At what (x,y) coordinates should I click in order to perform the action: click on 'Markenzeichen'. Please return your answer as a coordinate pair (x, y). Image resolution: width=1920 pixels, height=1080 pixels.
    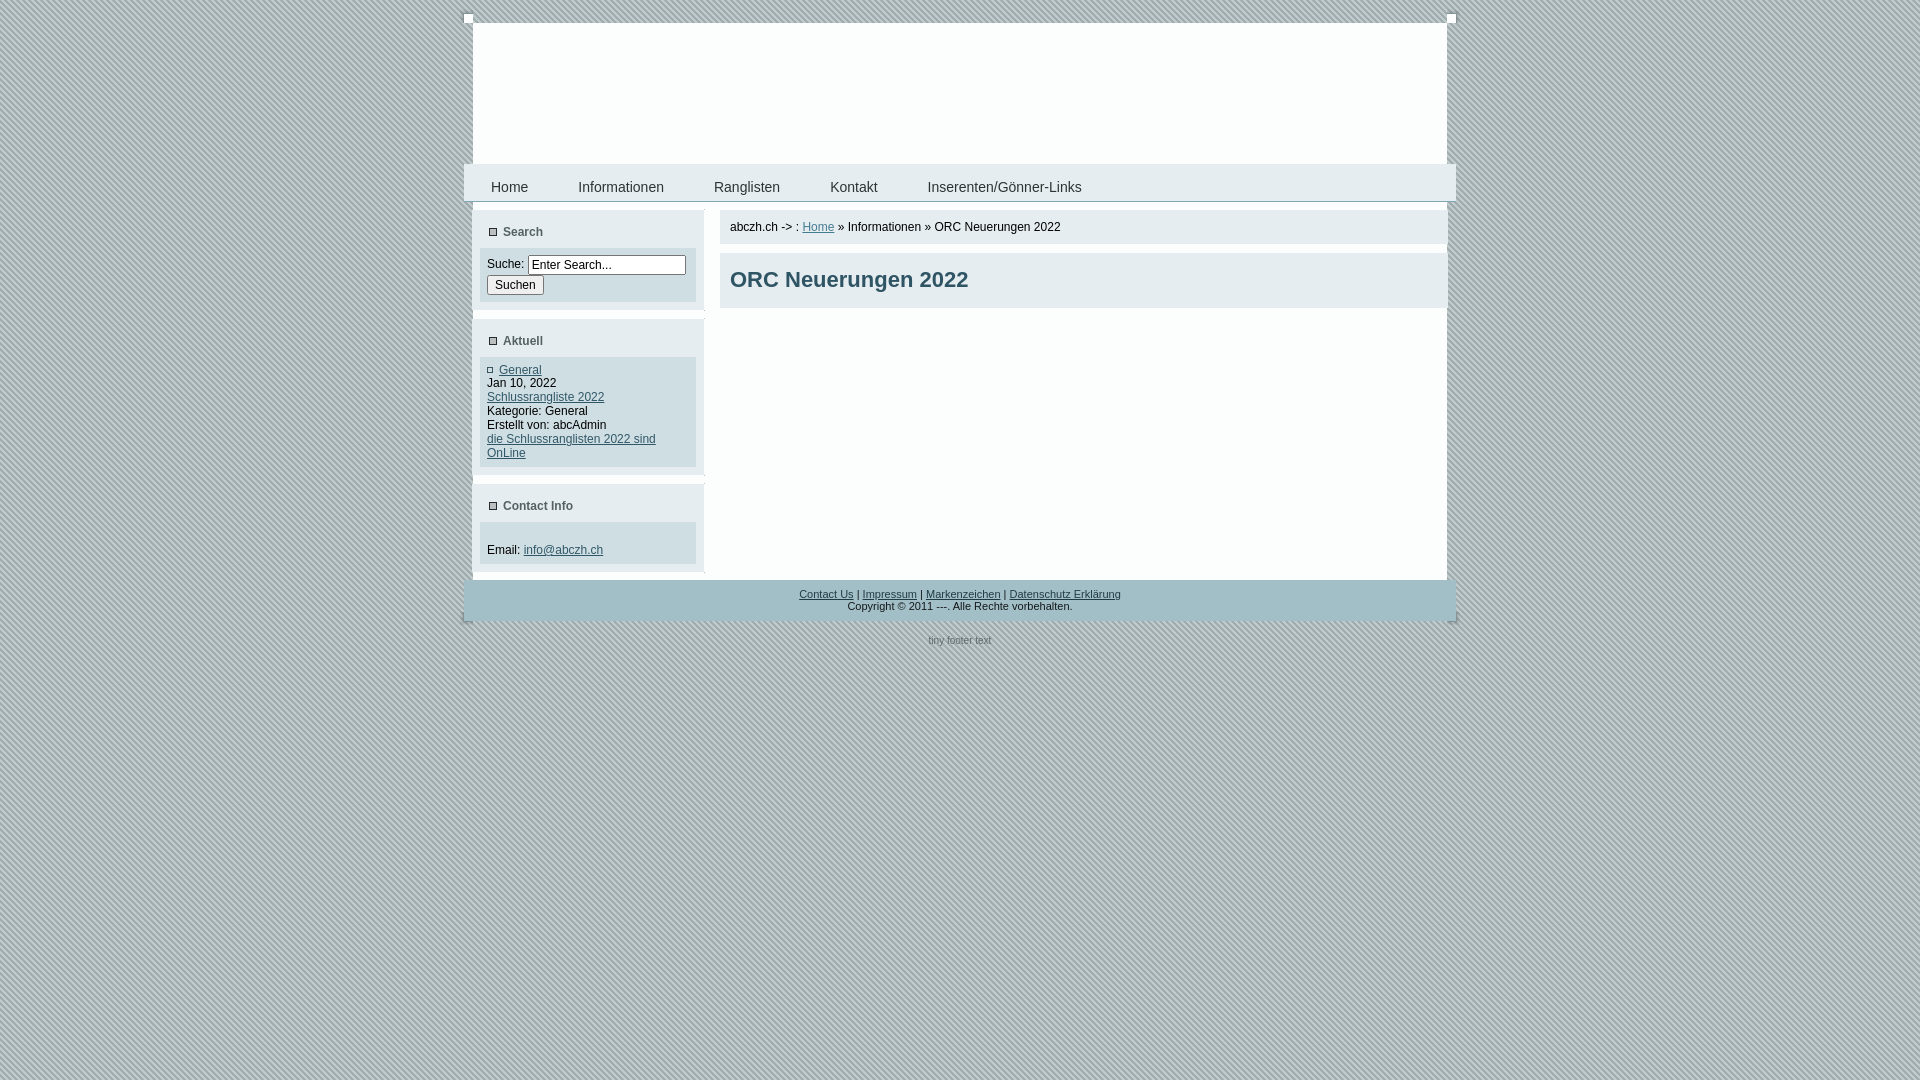
    Looking at the image, I should click on (963, 593).